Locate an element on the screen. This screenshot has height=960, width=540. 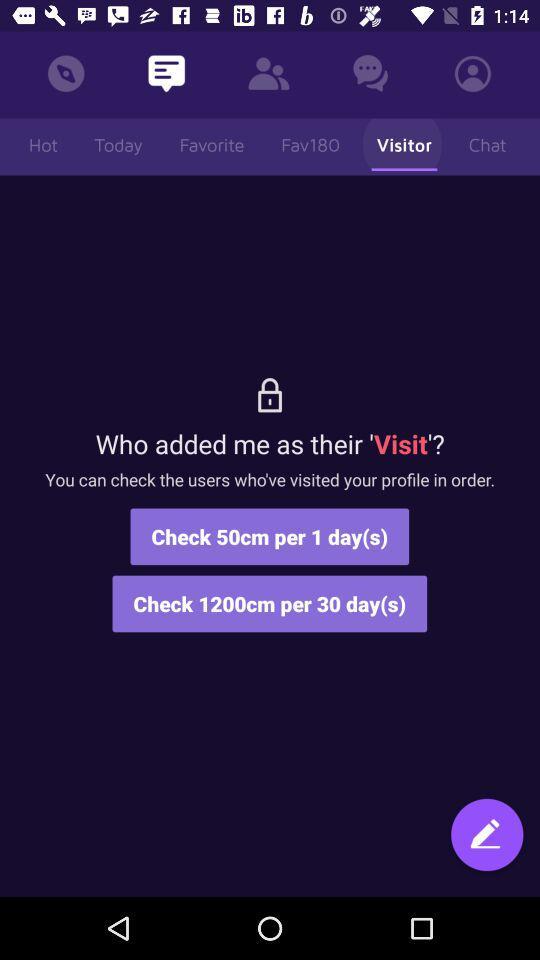
icon below the you can check is located at coordinates (486, 843).